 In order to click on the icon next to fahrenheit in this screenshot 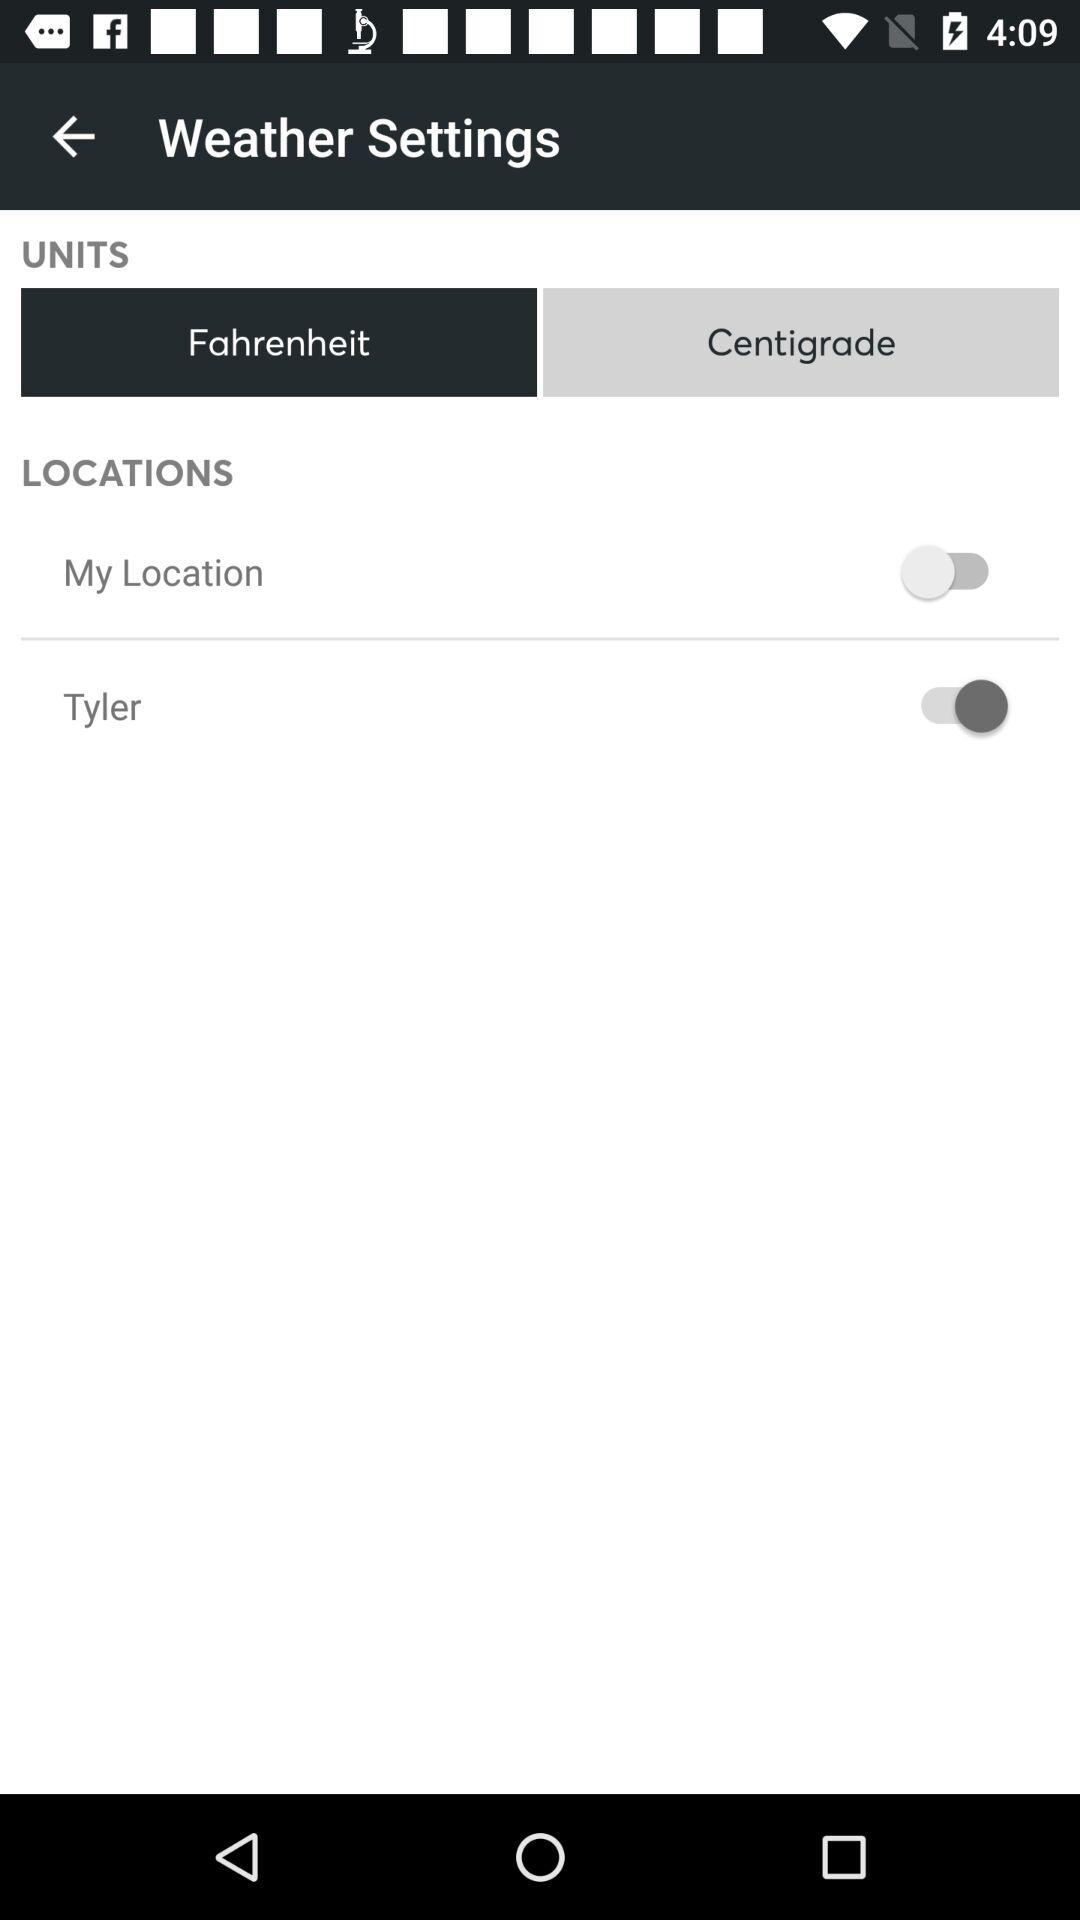, I will do `click(800, 342)`.